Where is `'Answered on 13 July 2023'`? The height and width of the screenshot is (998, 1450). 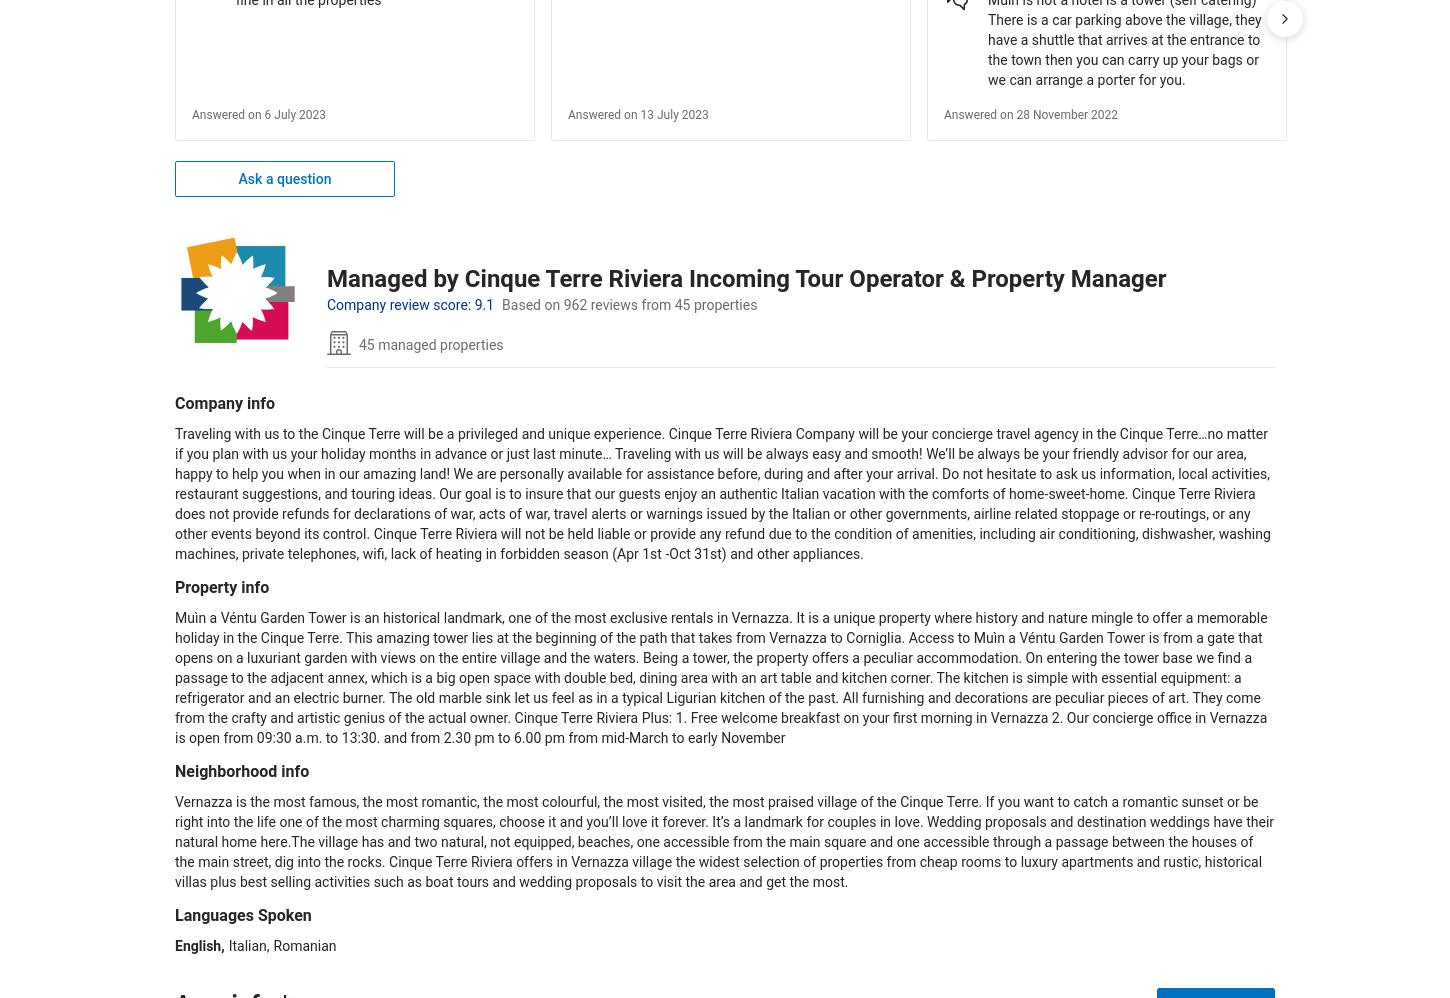
'Answered on 13 July 2023' is located at coordinates (636, 114).